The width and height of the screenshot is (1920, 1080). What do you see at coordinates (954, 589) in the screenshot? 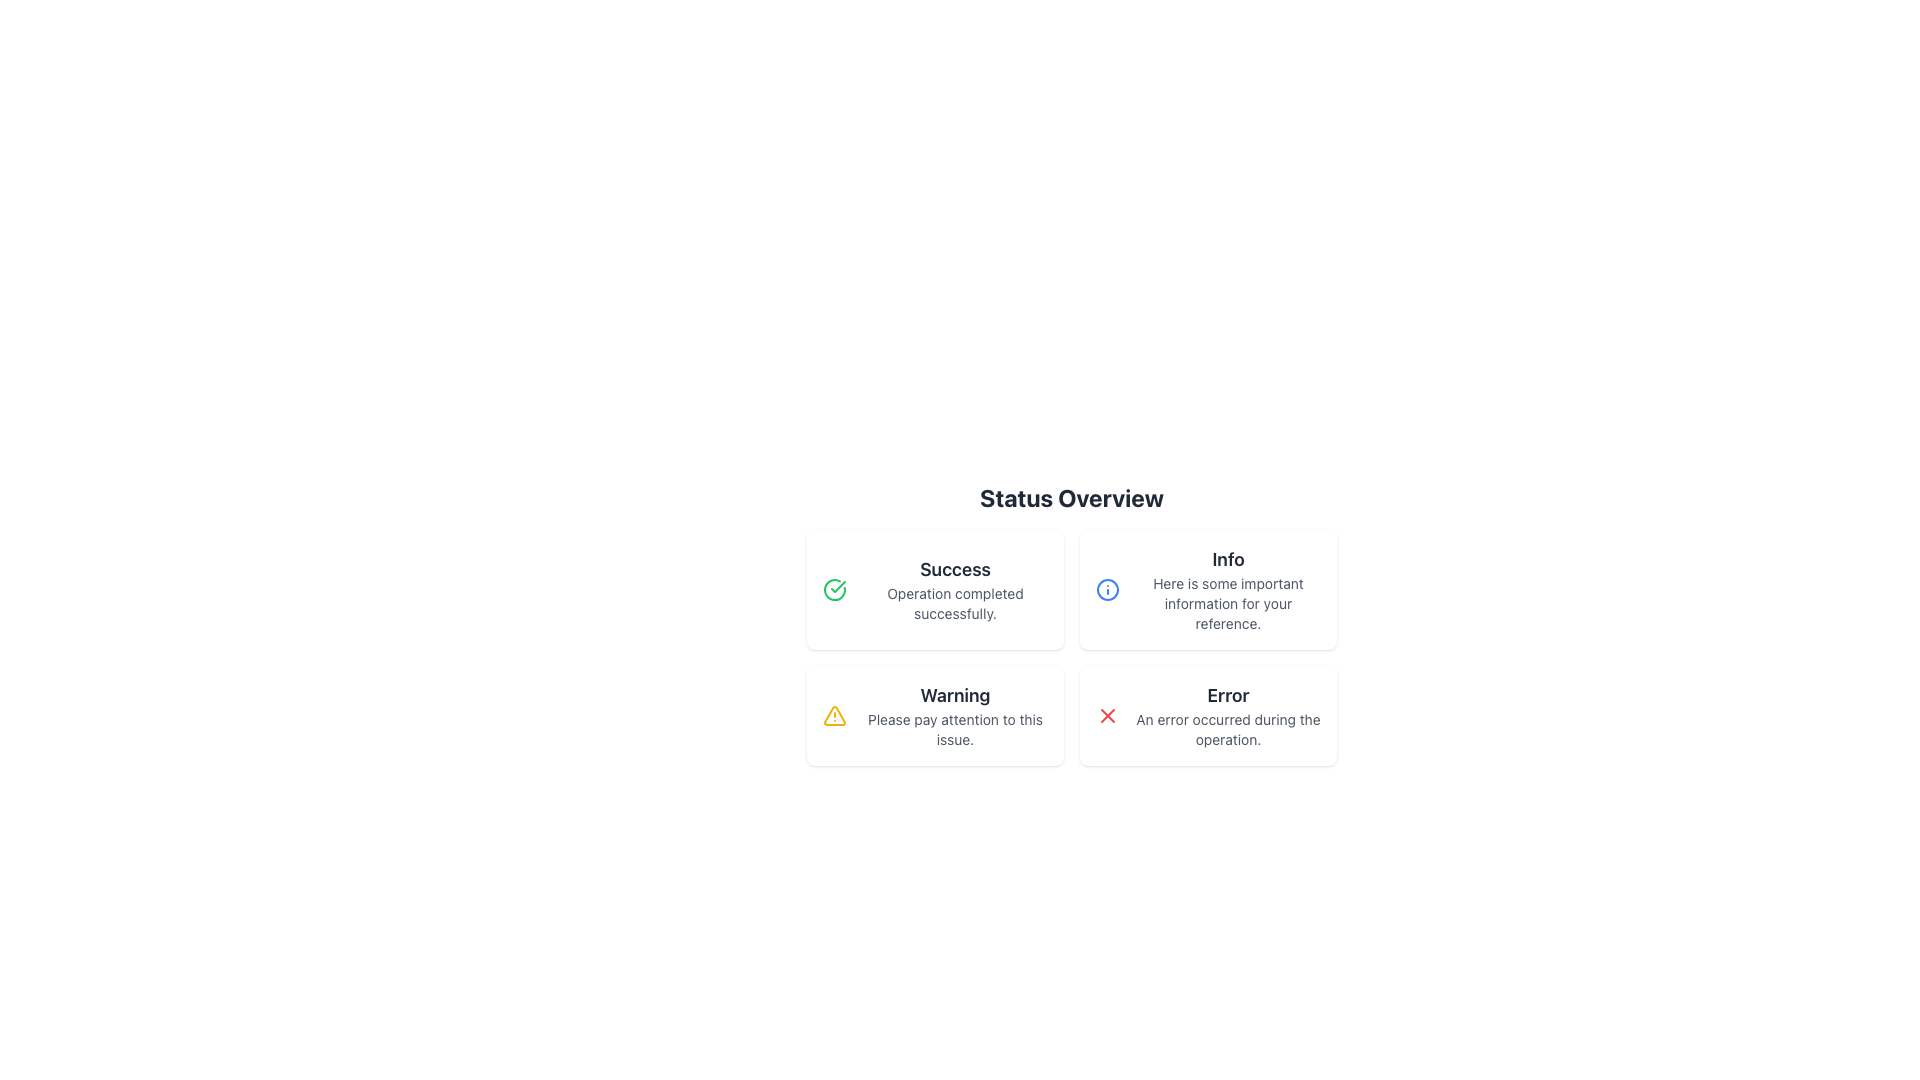
I see `information from the Informational block titled 'Success' with the subtitle 'Operation completed successfully.' located in the upper-left corner of the status blocks grid` at bounding box center [954, 589].